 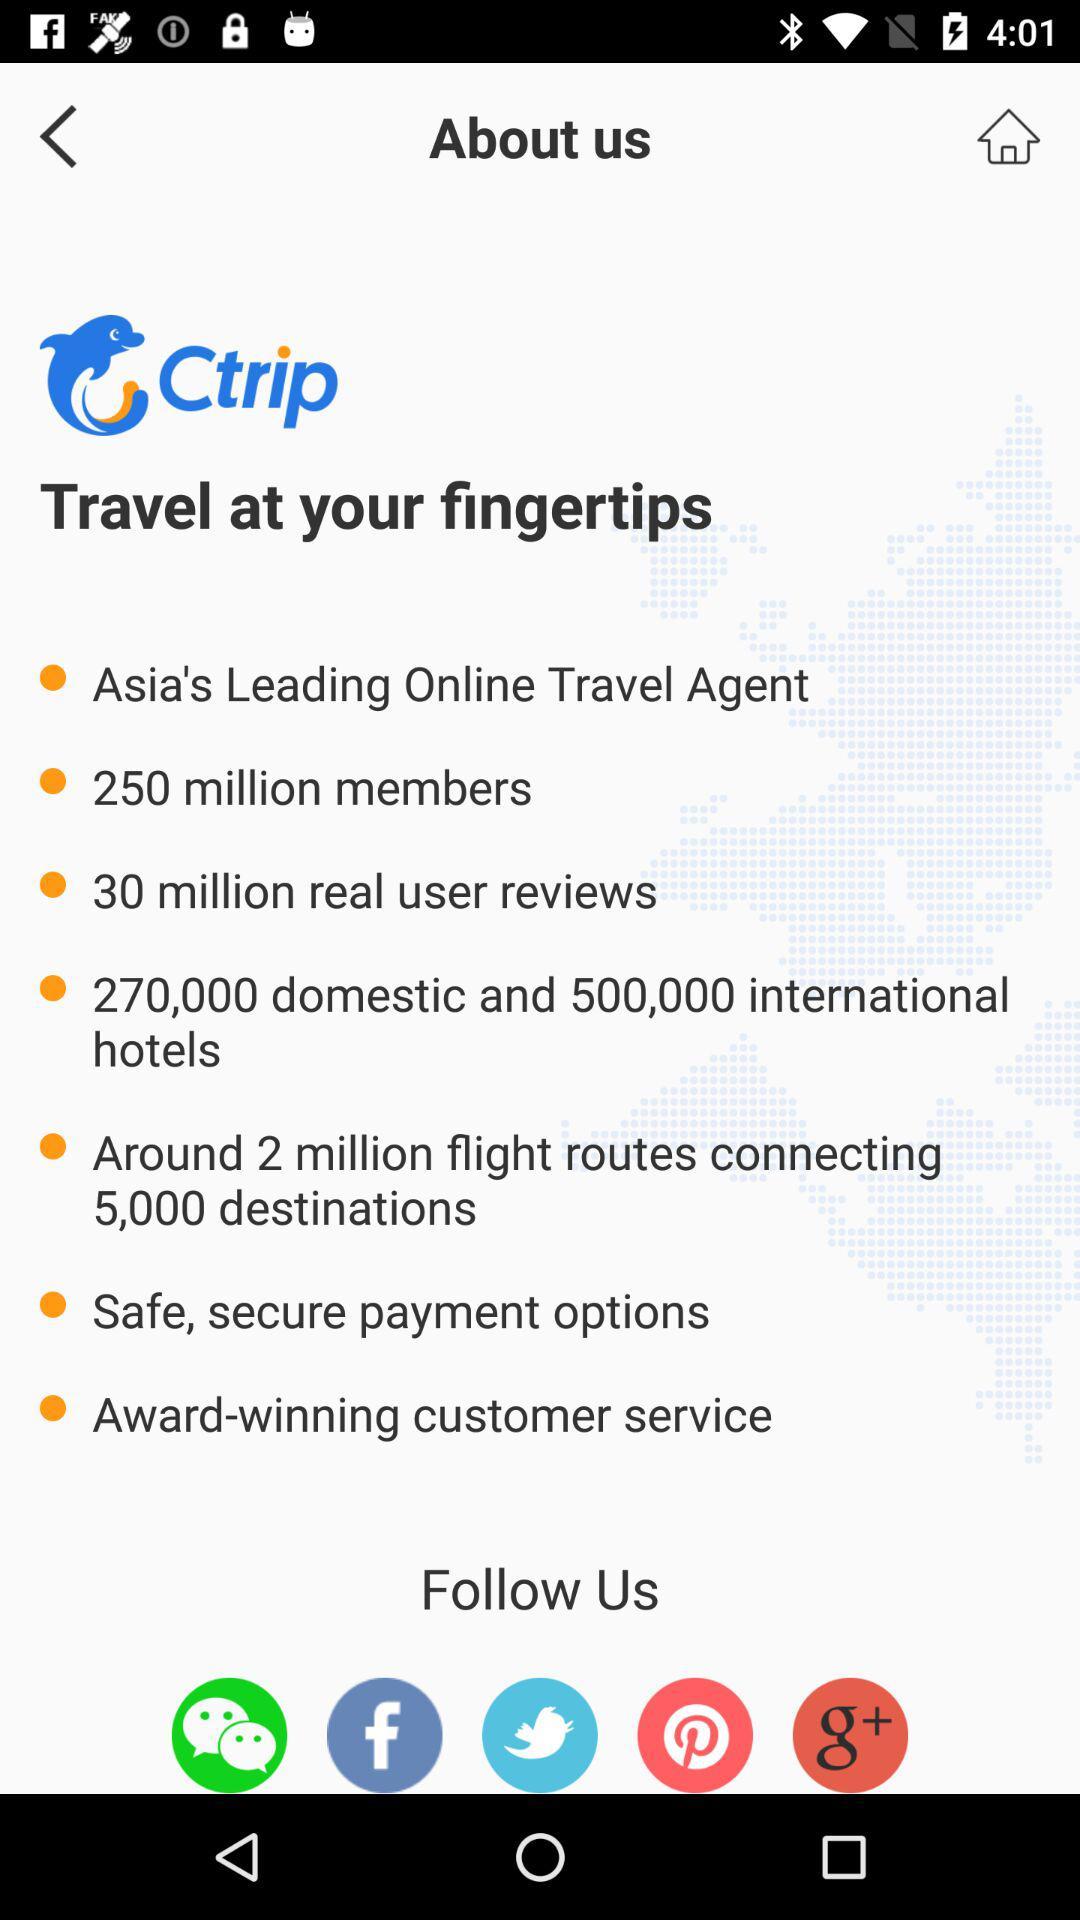 I want to click on goto homepage, so click(x=1008, y=135).